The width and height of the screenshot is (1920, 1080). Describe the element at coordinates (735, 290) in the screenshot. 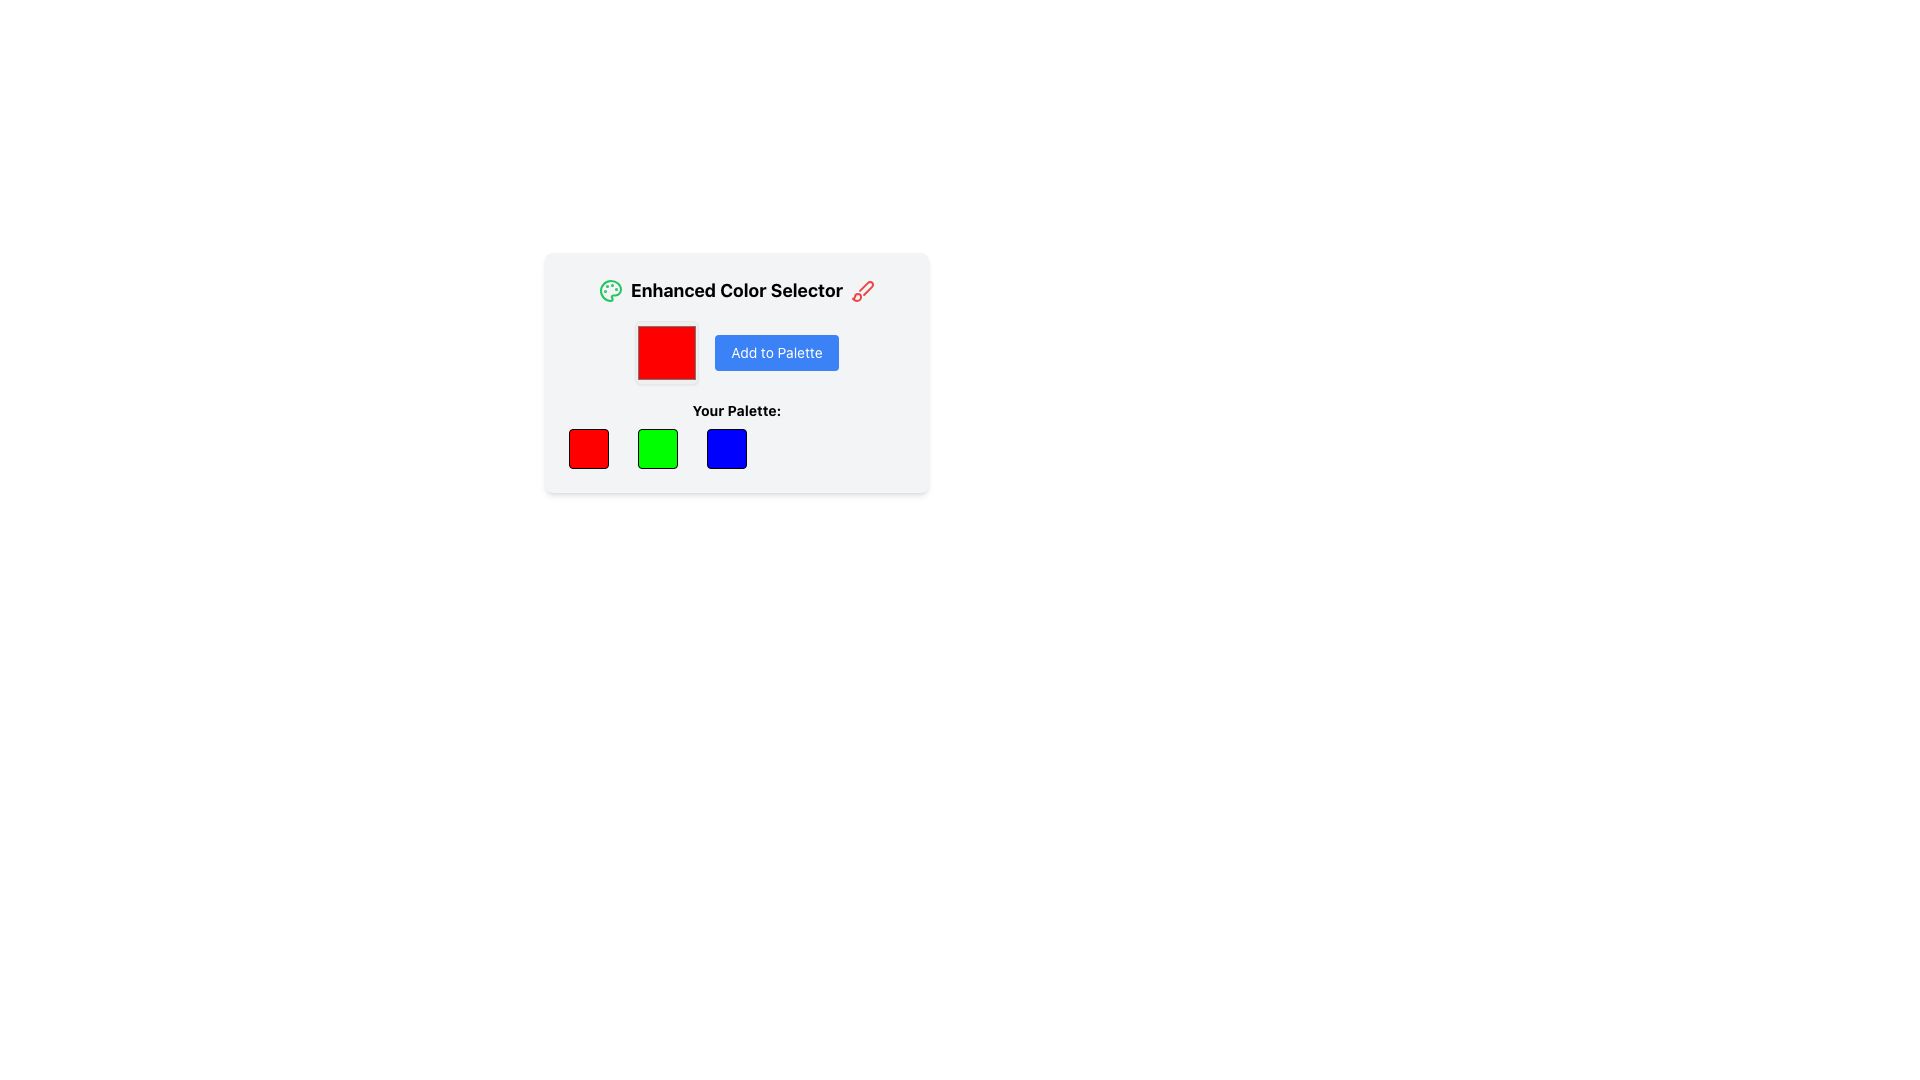

I see `the text label displaying 'Enhanced Color Selector', which is prominently located at the top of the color selection interface` at that location.